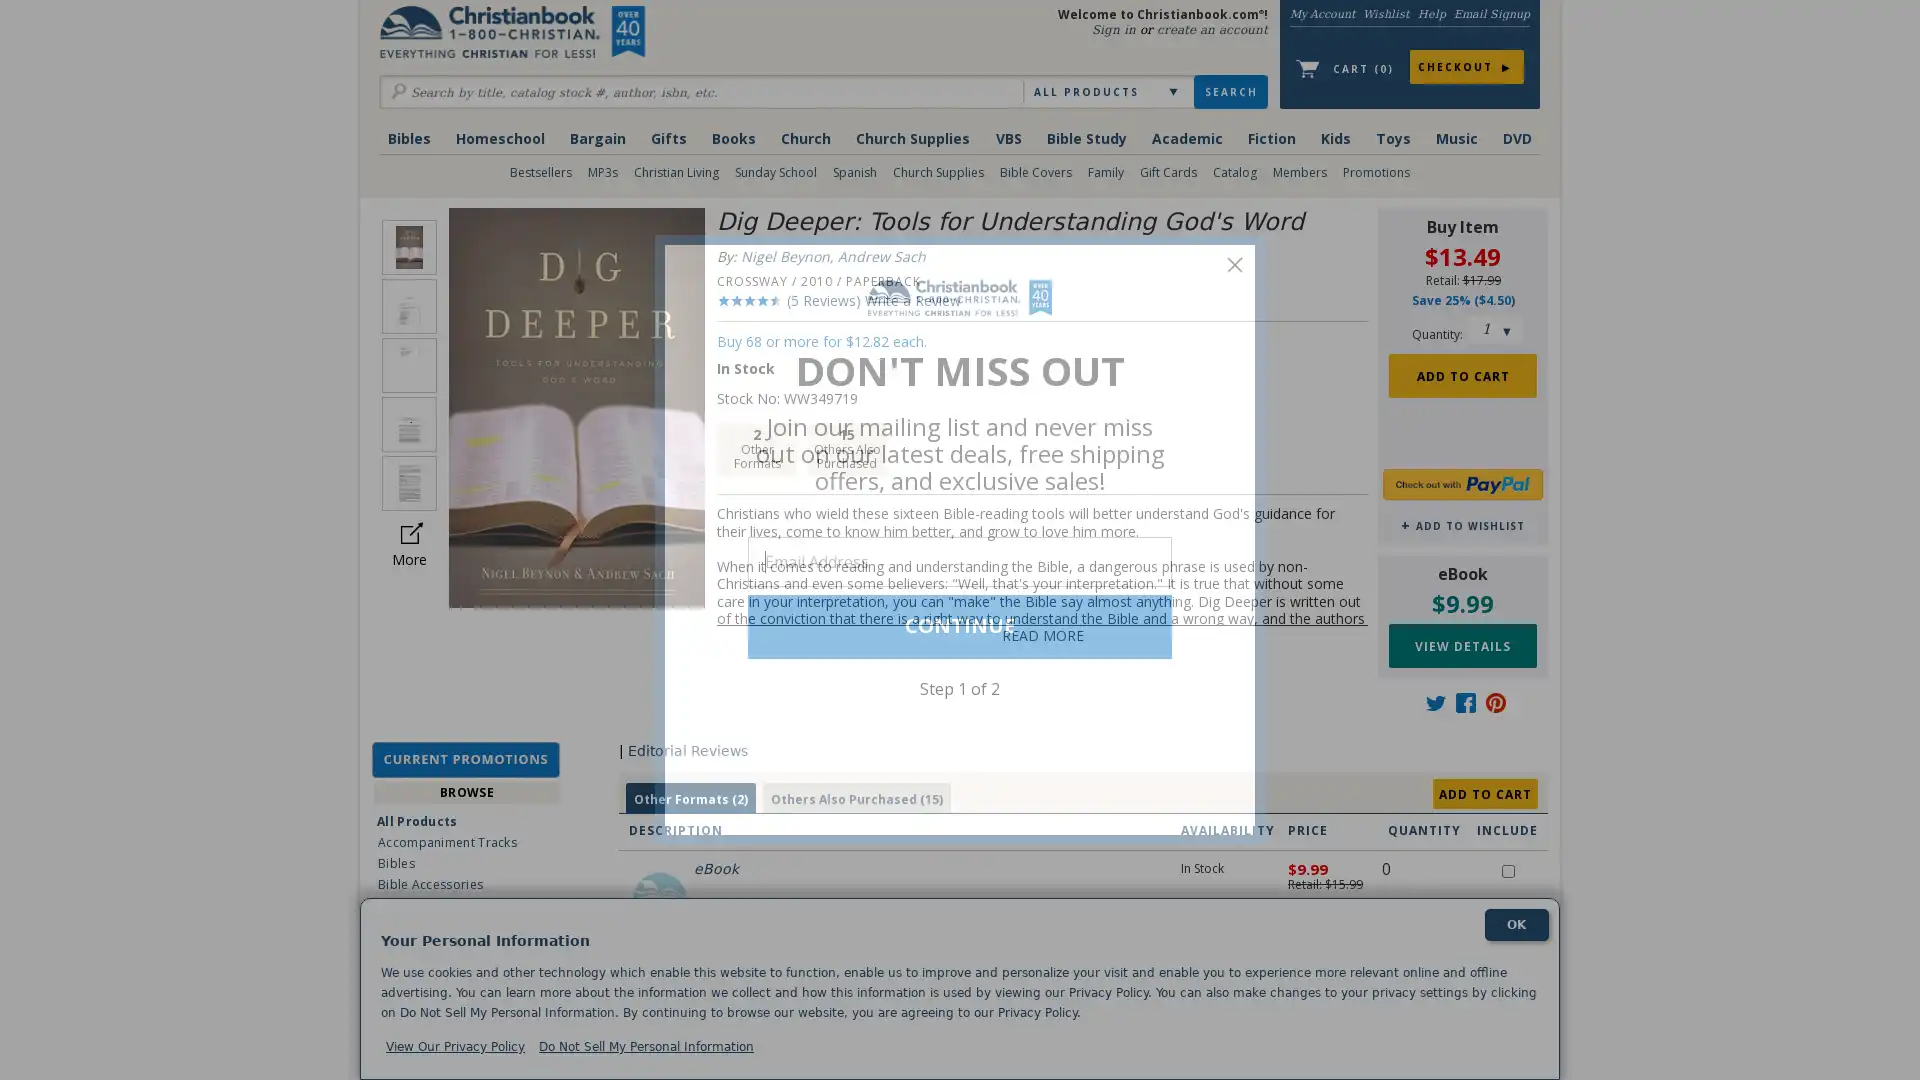 The image size is (1920, 1080). Describe the element at coordinates (1462, 524) in the screenshot. I see `Add To Wishlist` at that location.